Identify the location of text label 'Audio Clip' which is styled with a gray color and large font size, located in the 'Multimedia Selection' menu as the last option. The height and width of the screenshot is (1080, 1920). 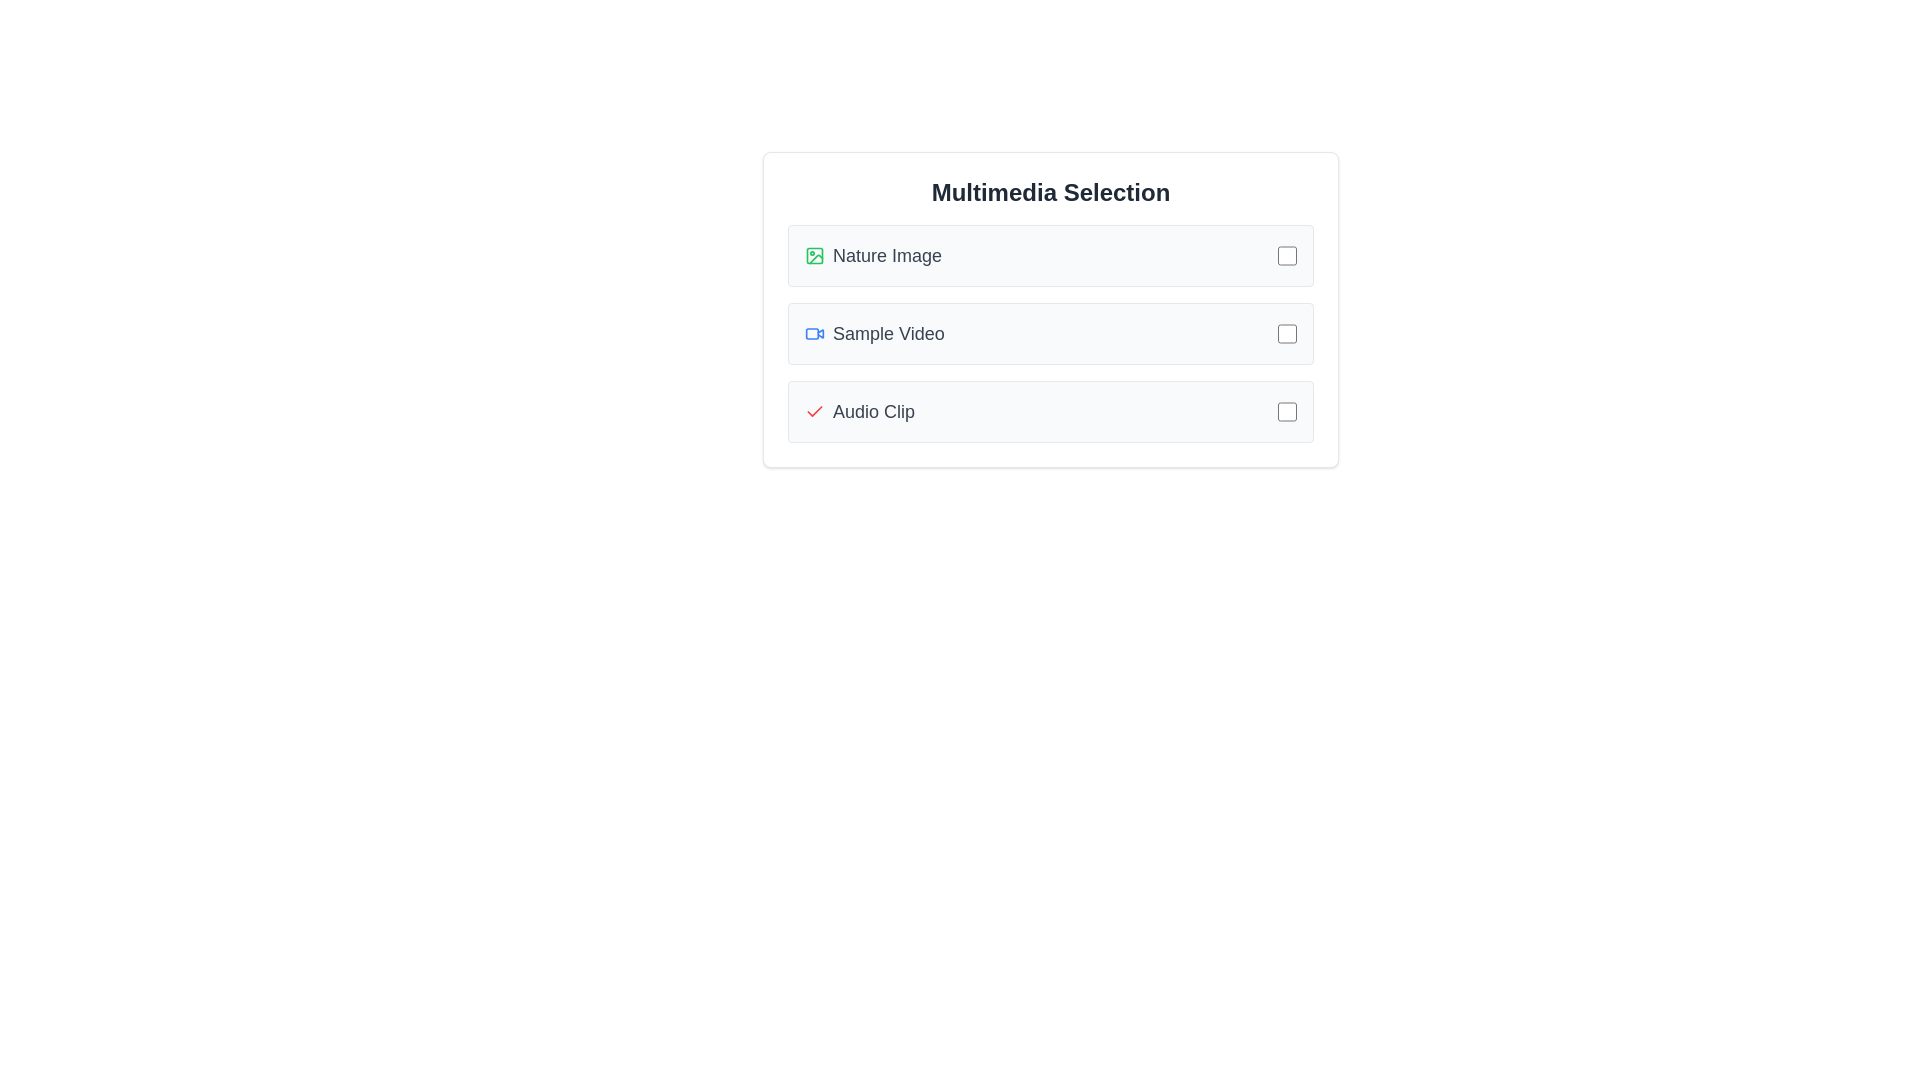
(873, 411).